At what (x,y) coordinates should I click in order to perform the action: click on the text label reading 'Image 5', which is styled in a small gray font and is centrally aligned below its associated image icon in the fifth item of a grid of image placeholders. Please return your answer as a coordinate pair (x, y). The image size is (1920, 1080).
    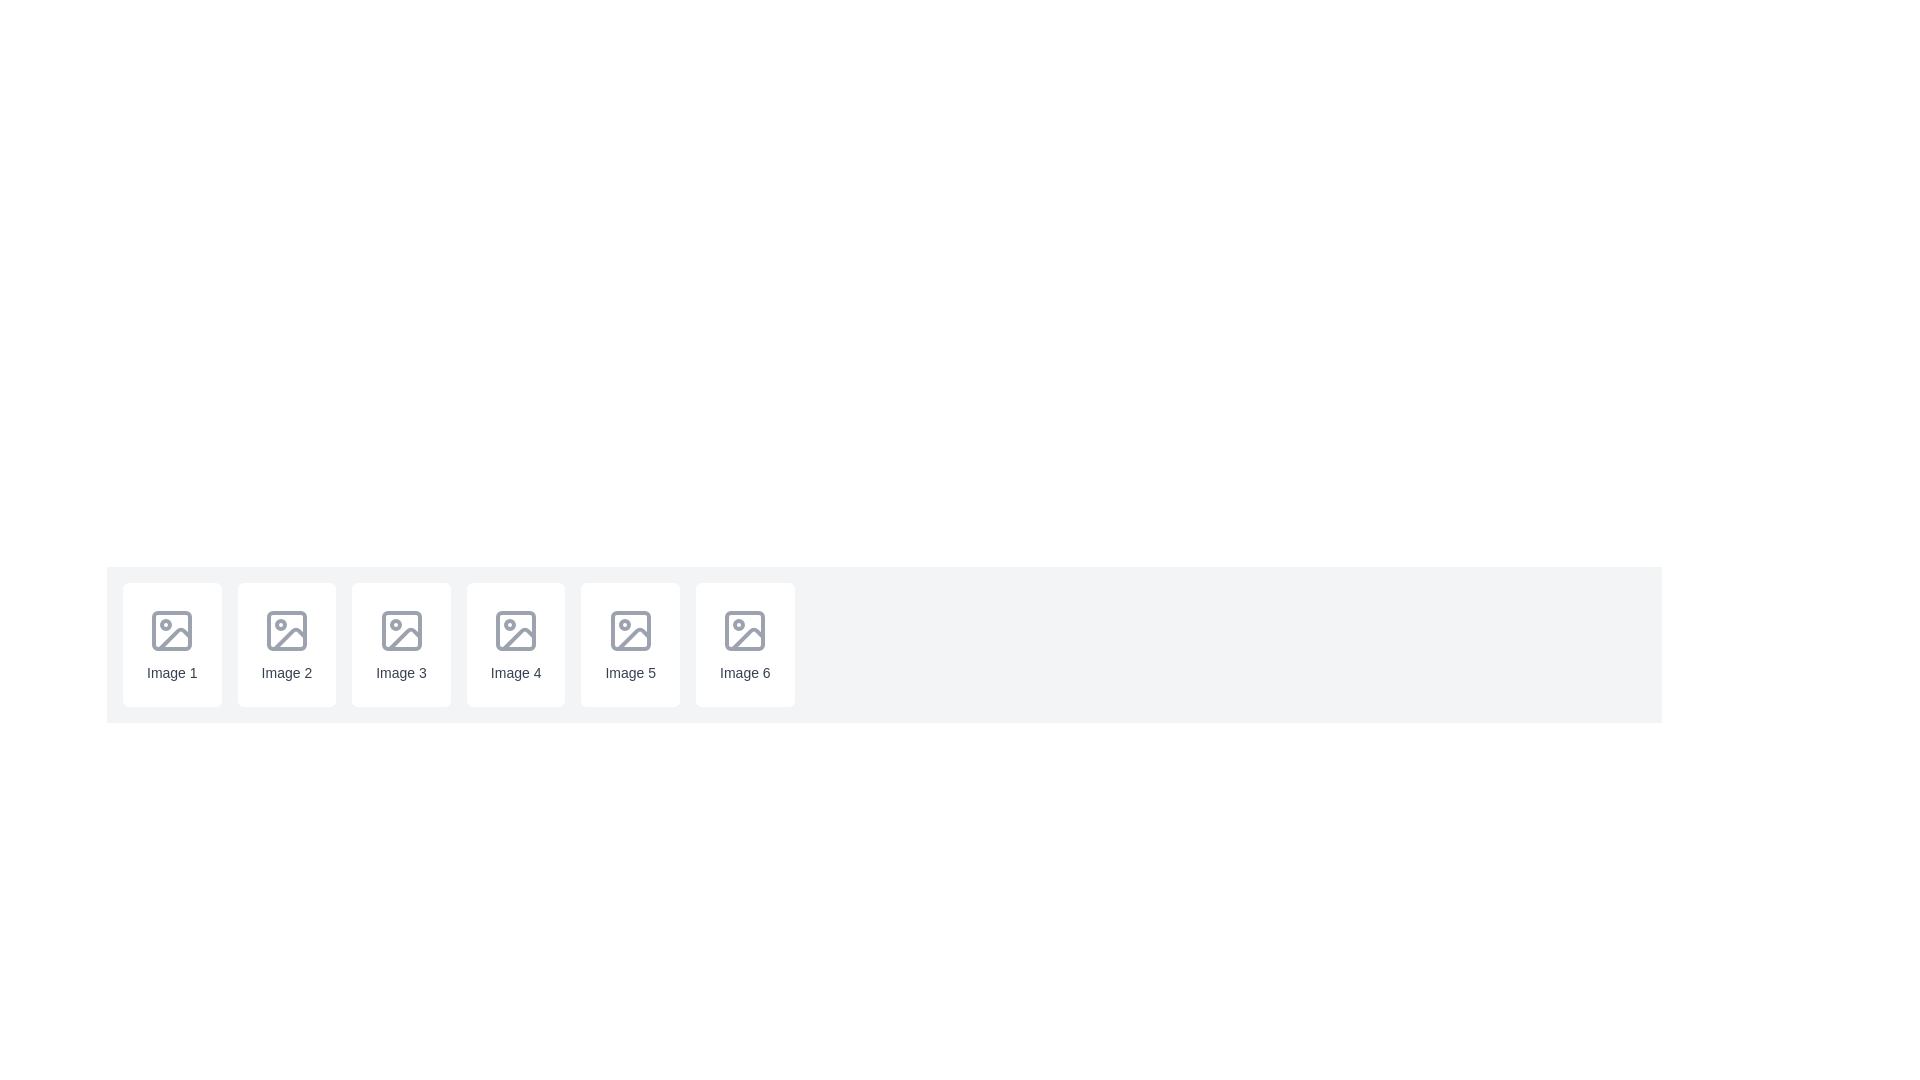
    Looking at the image, I should click on (629, 672).